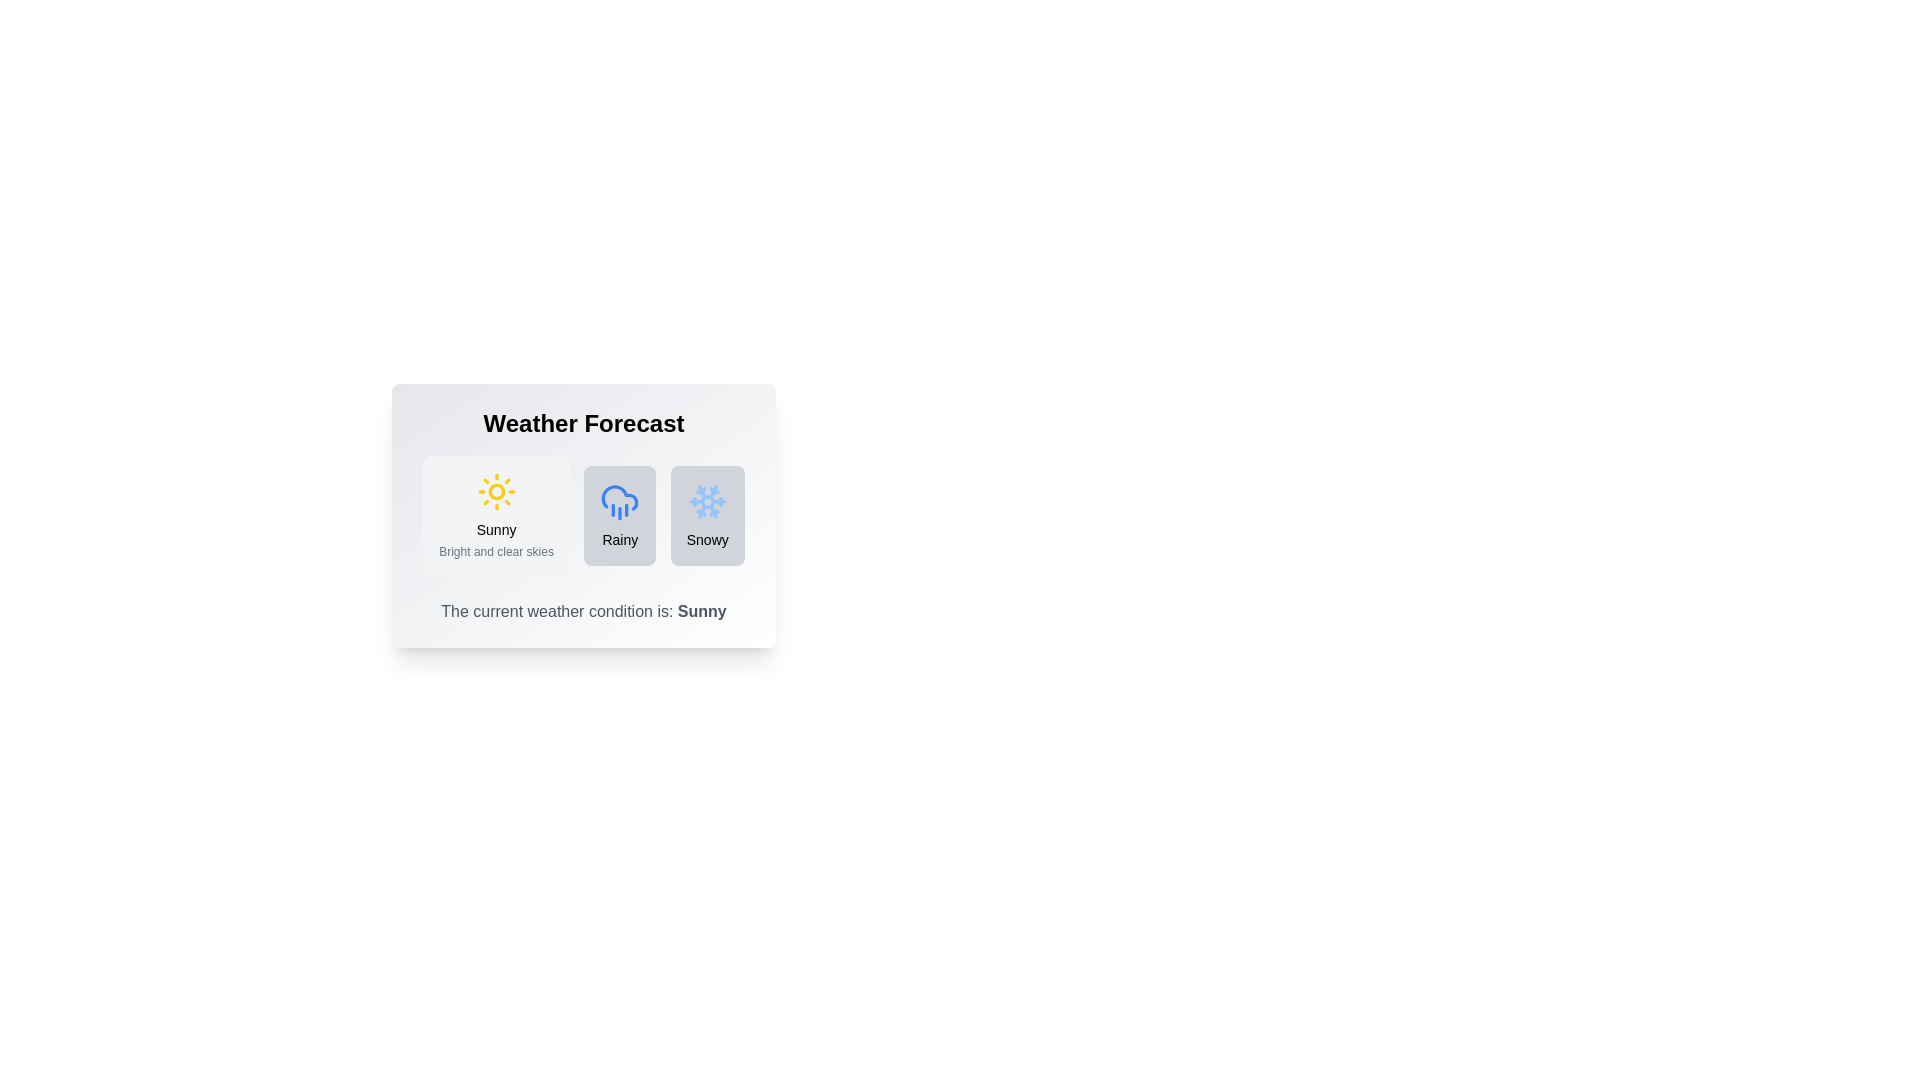  What do you see at coordinates (619, 515) in the screenshot?
I see `the weather condition button corresponding to Rainy` at bounding box center [619, 515].